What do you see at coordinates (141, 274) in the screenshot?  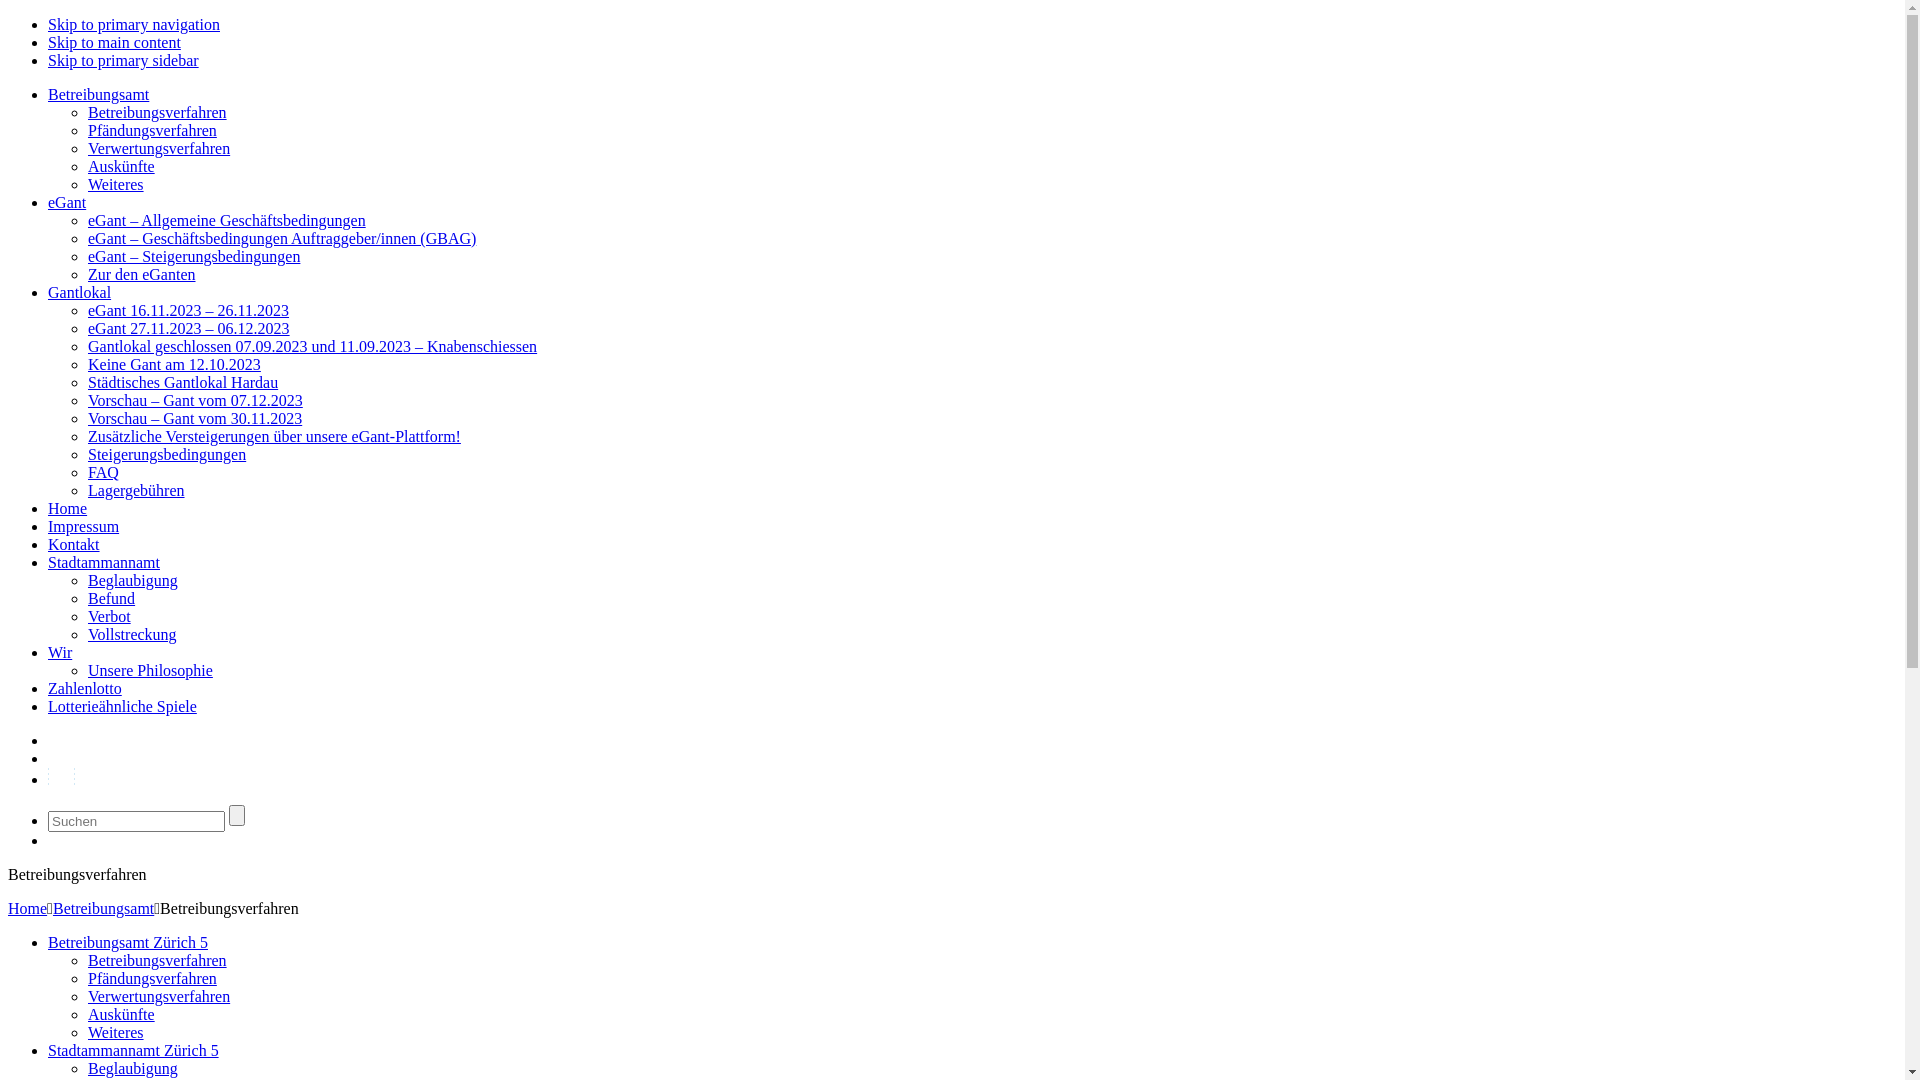 I see `'Zur den eGanten'` at bounding box center [141, 274].